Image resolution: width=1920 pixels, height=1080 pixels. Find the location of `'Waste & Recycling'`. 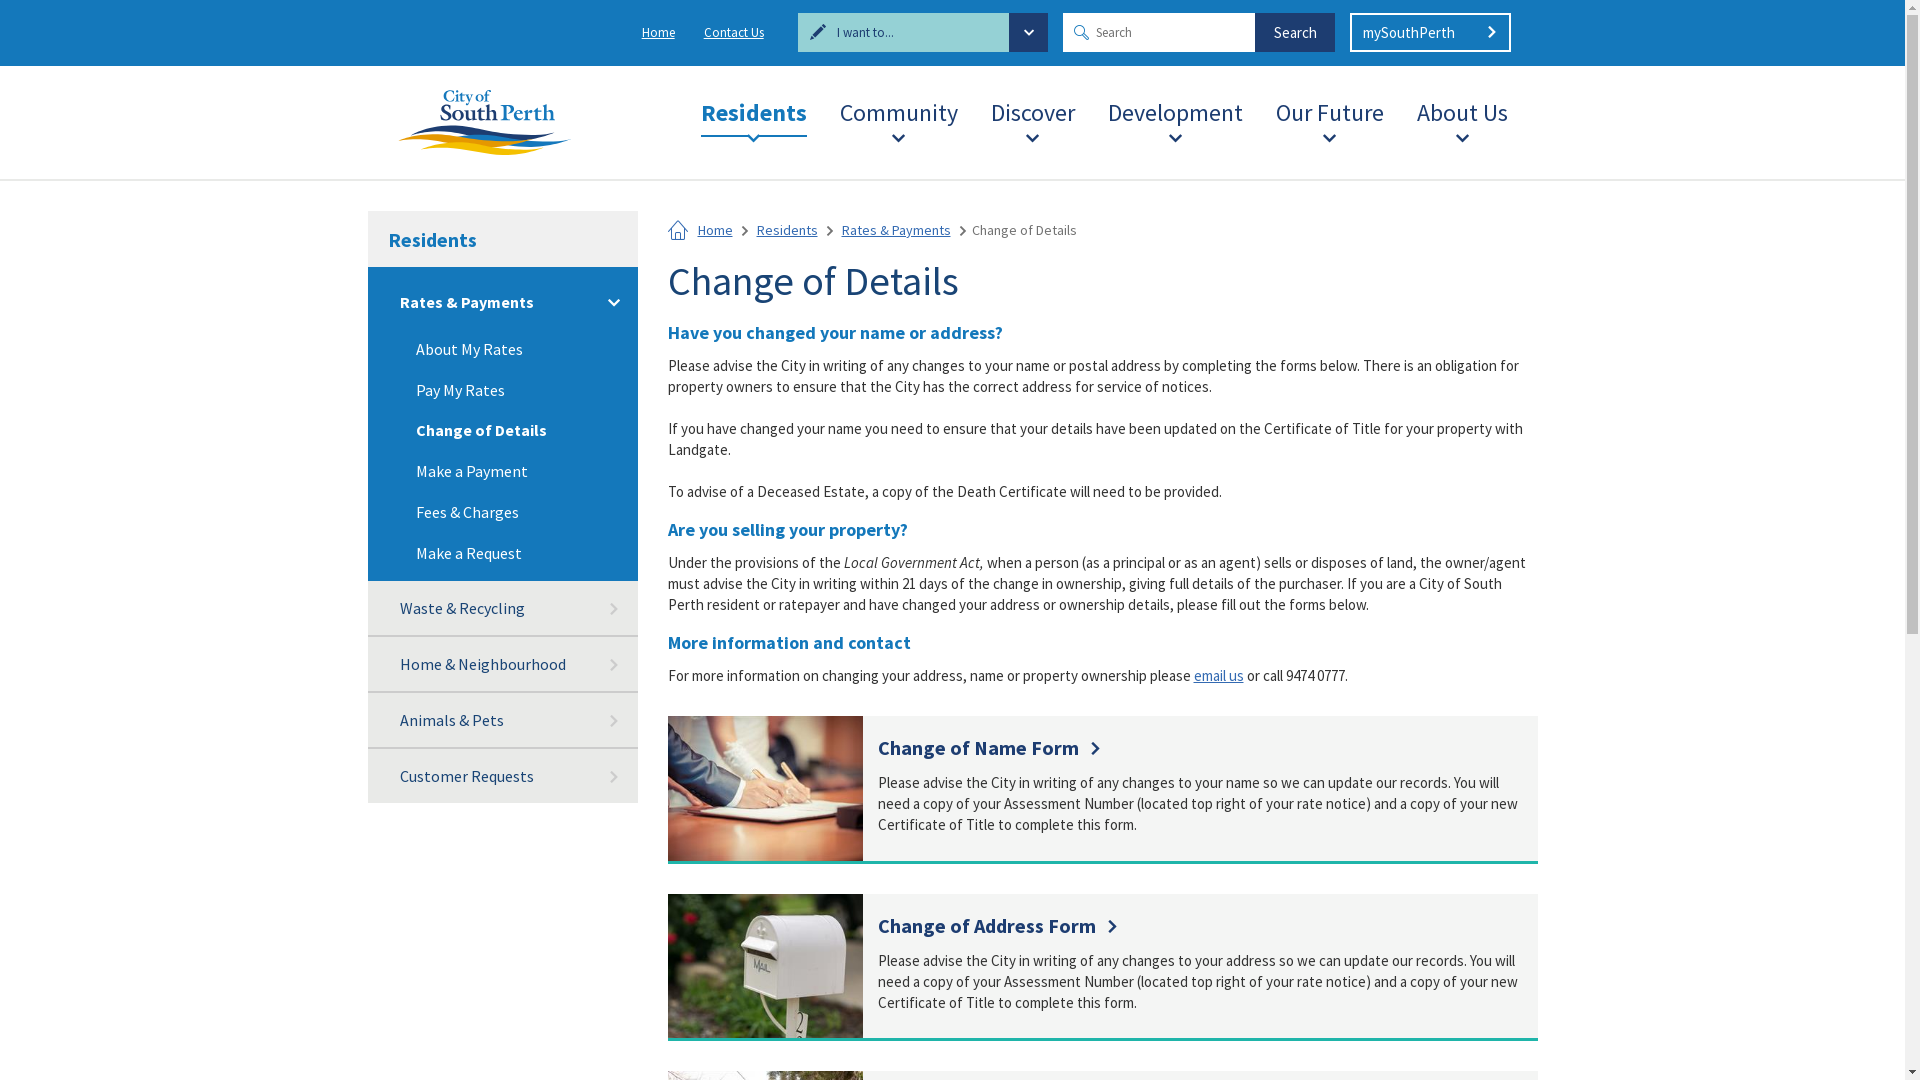

'Waste & Recycling' is located at coordinates (503, 608).